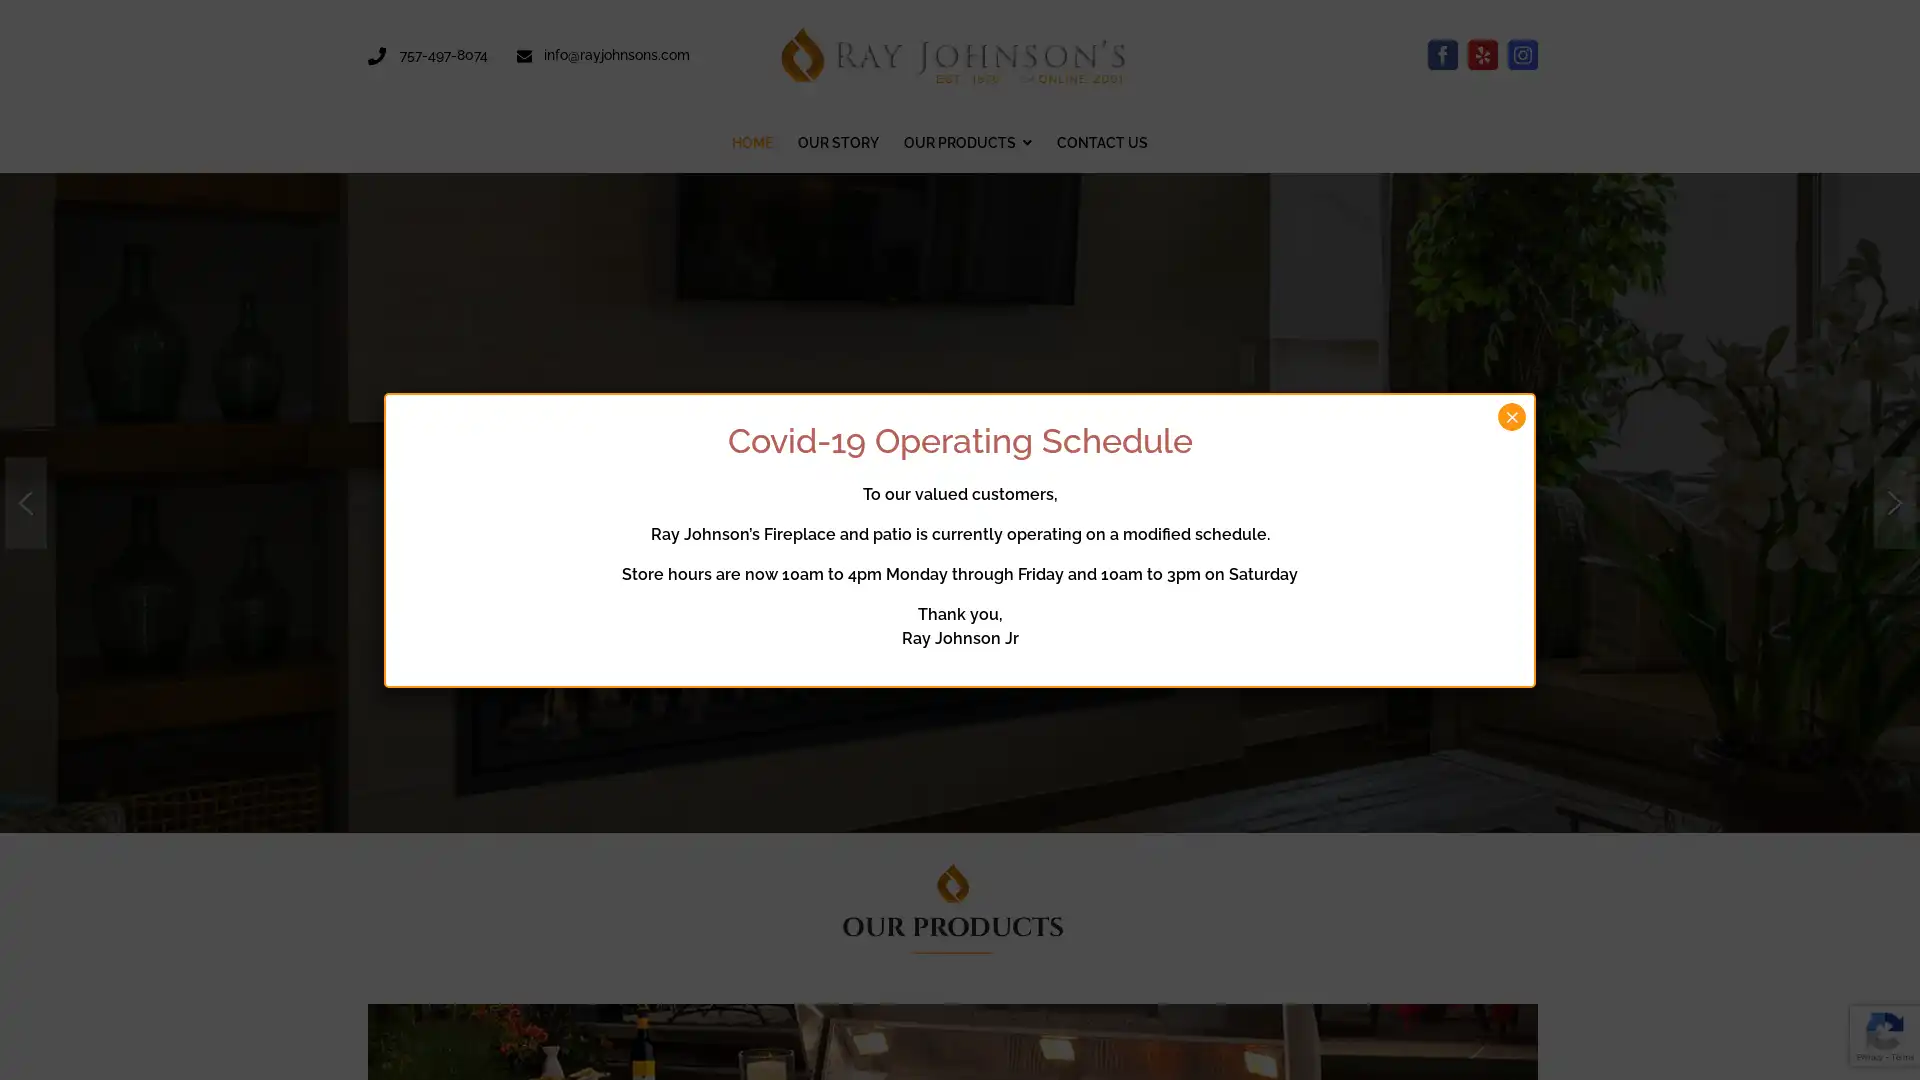 This screenshot has height=1080, width=1920. I want to click on Close, so click(1512, 415).